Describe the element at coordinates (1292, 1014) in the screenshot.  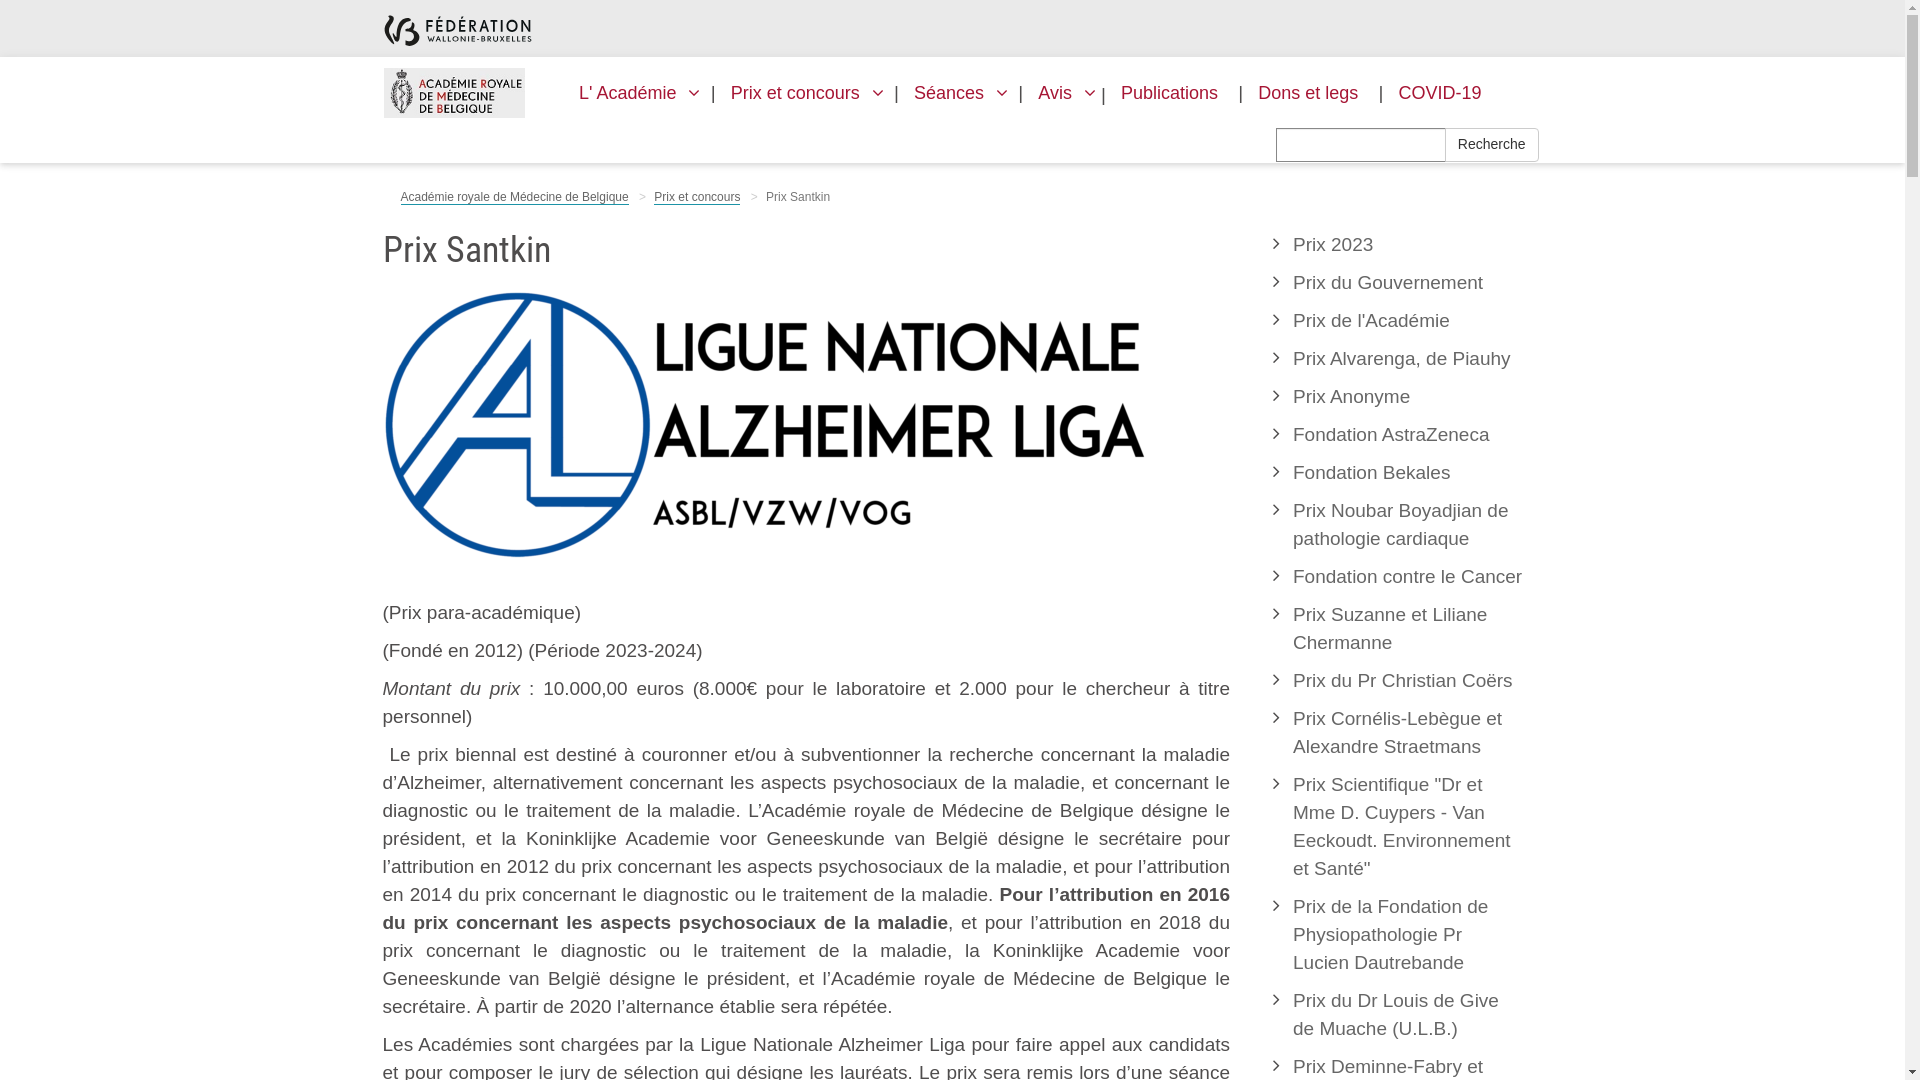
I see `'Prix du Dr Louis de Give de Muache (U.L.B.)'` at that location.